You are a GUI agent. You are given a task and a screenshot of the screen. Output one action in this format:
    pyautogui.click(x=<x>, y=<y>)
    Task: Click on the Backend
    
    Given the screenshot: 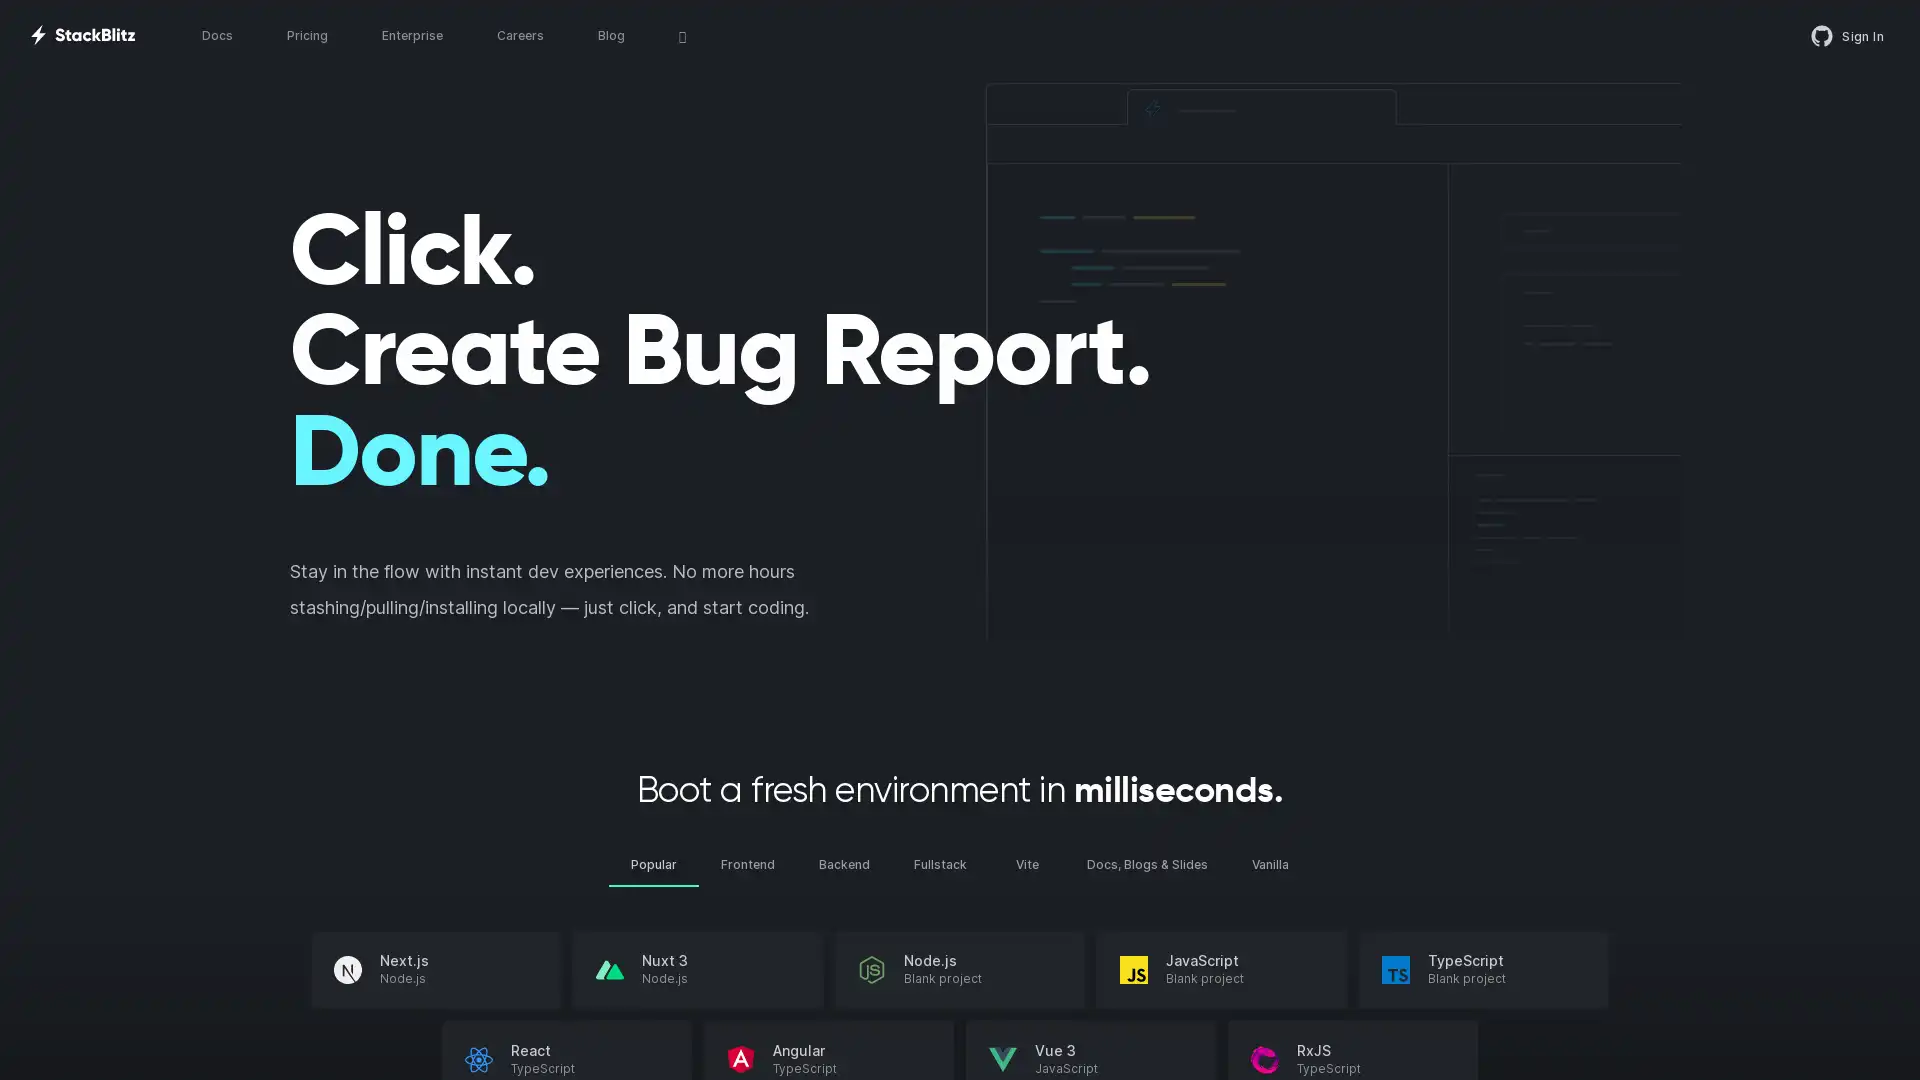 What is the action you would take?
    pyautogui.click(x=844, y=863)
    